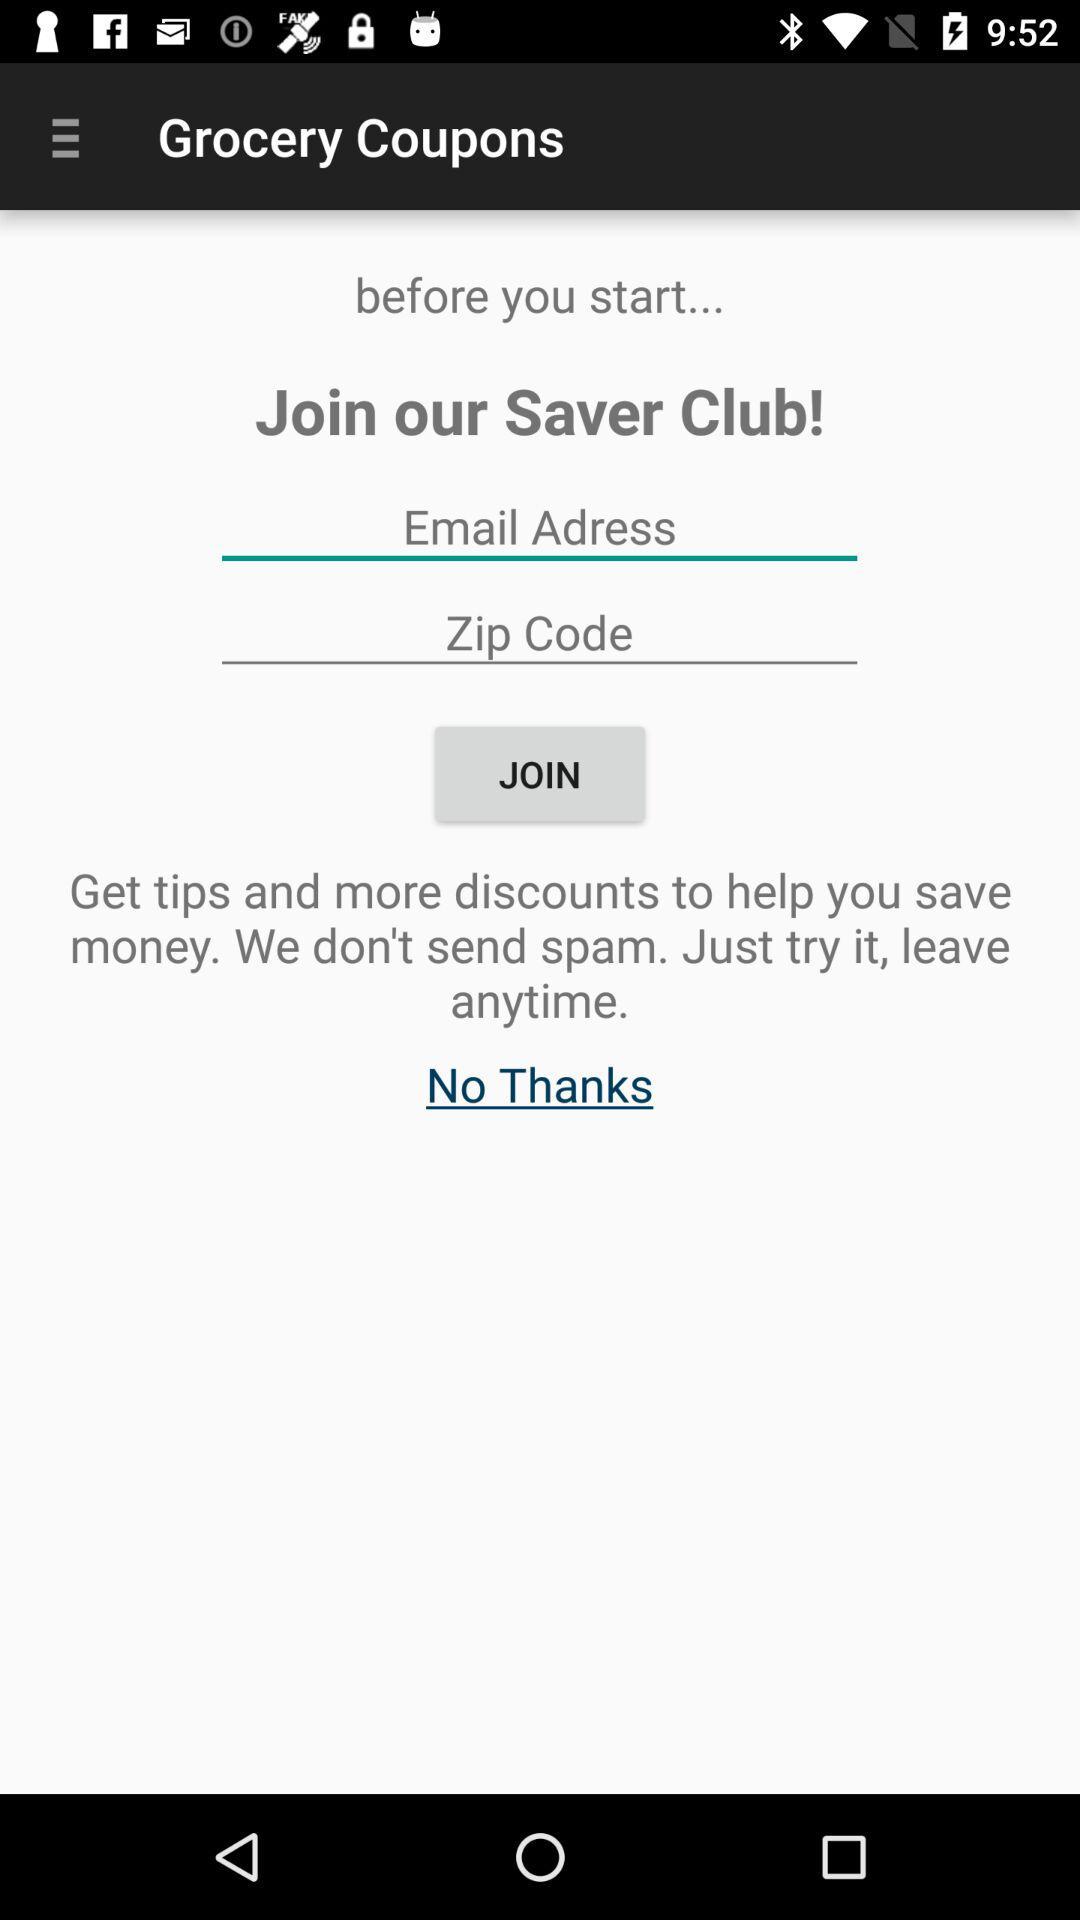  Describe the element at coordinates (538, 526) in the screenshot. I see `email address` at that location.